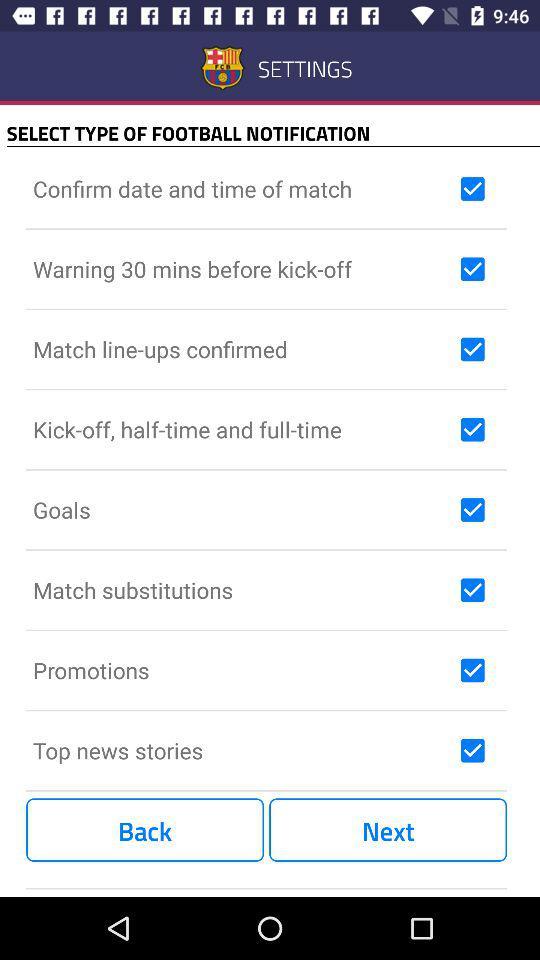 The image size is (540, 960). What do you see at coordinates (472, 189) in the screenshot?
I see `for date and time of match notification` at bounding box center [472, 189].